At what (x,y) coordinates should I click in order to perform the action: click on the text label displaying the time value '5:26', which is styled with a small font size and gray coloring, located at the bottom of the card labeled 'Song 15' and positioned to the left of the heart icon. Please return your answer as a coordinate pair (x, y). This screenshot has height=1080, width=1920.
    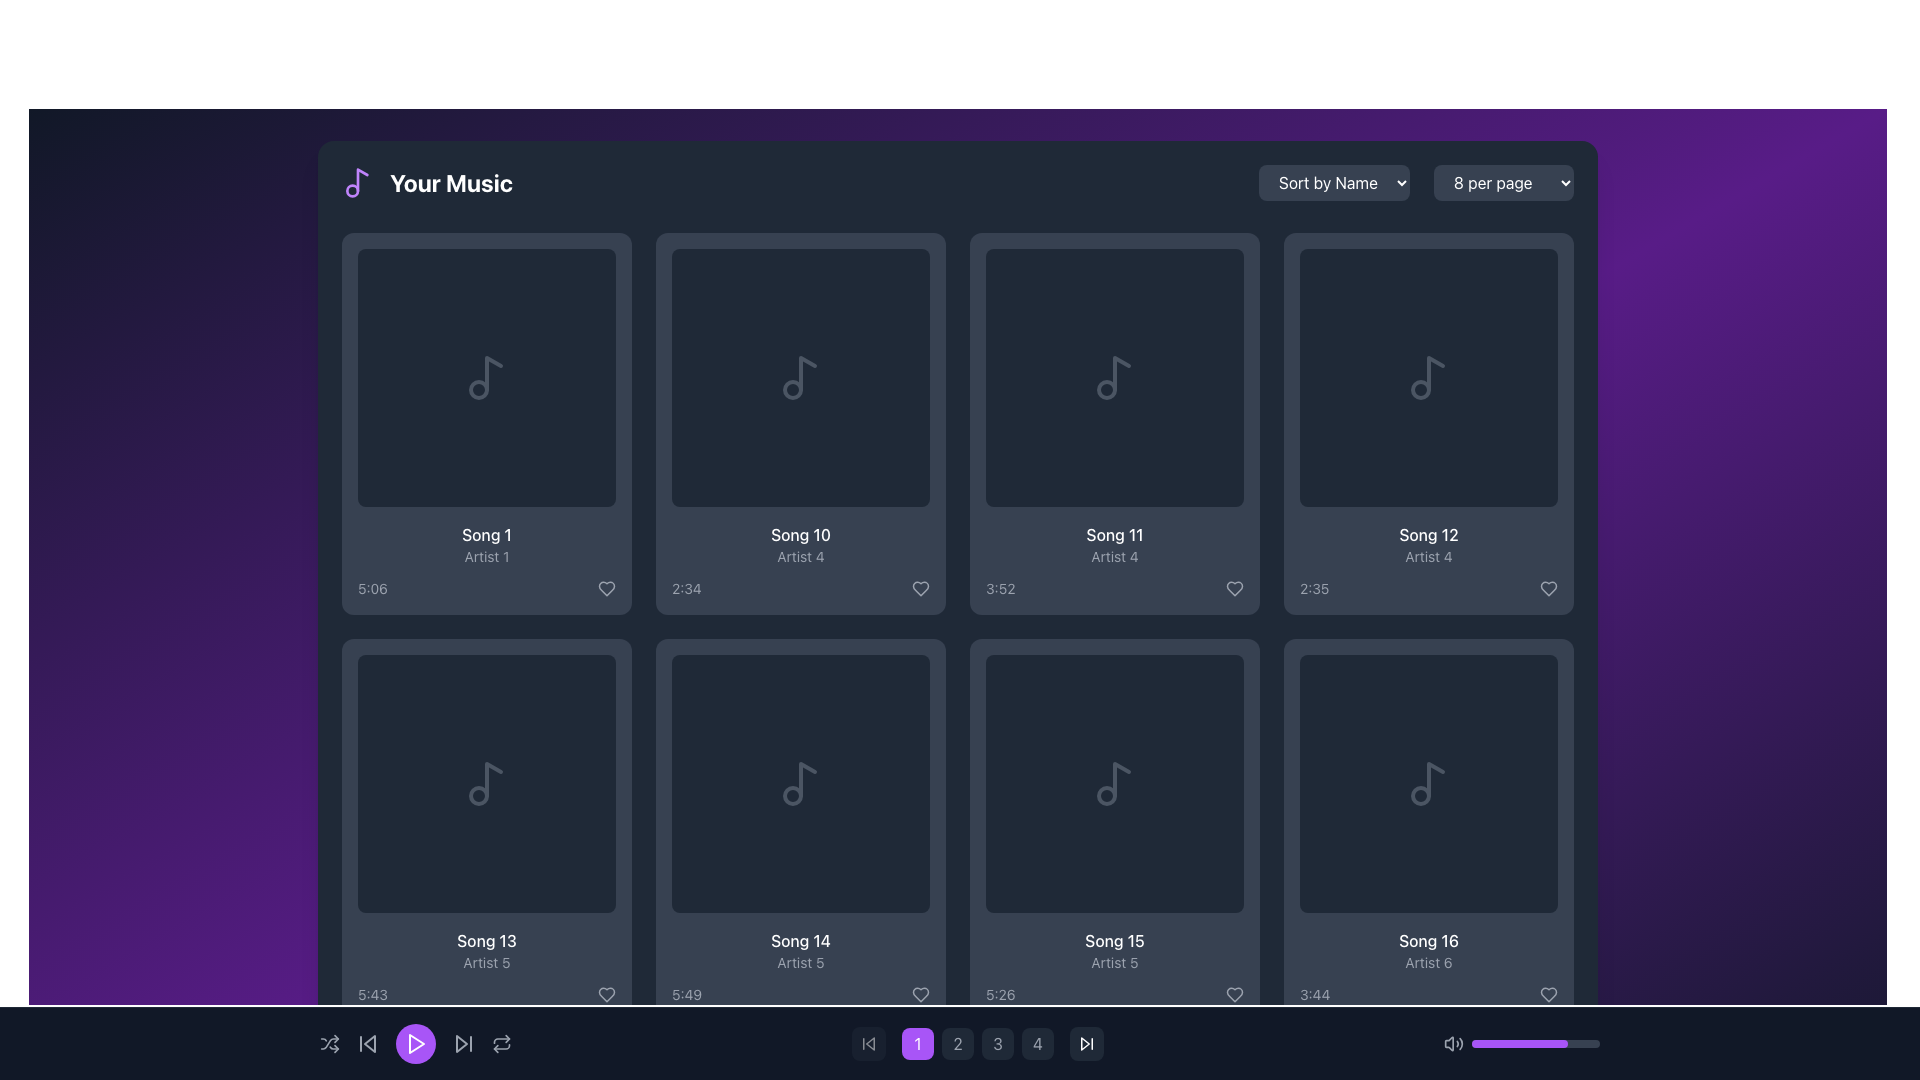
    Looking at the image, I should click on (1113, 995).